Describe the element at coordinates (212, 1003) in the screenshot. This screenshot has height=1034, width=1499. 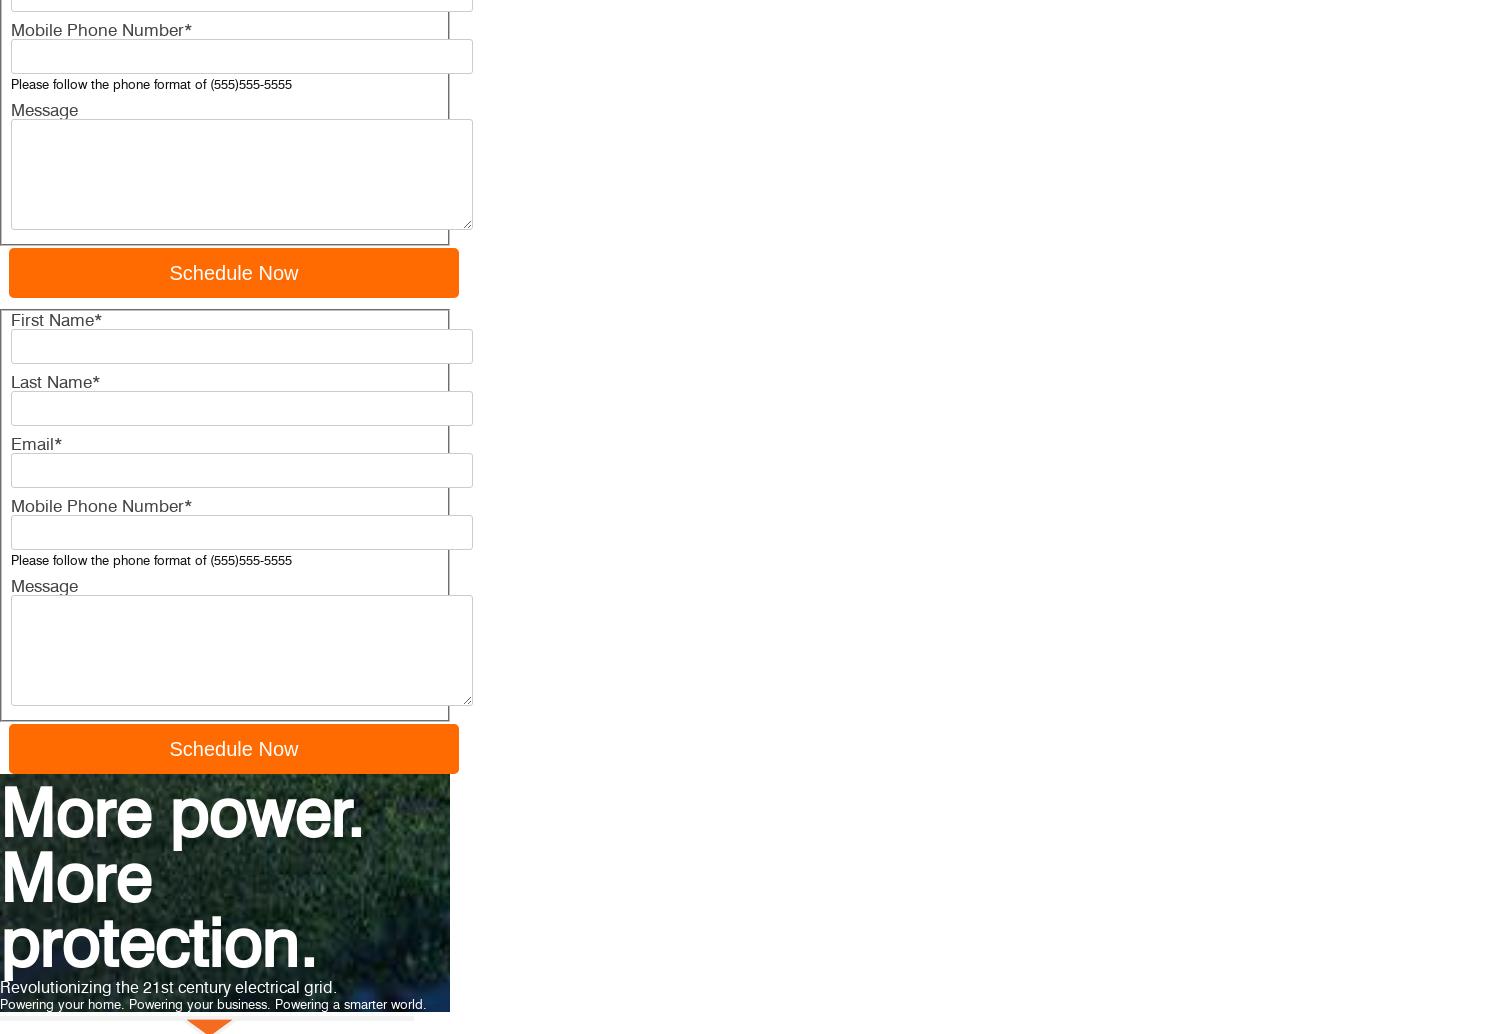
I see `'Powering your home. Powering your business. Powering a smarter world.'` at that location.